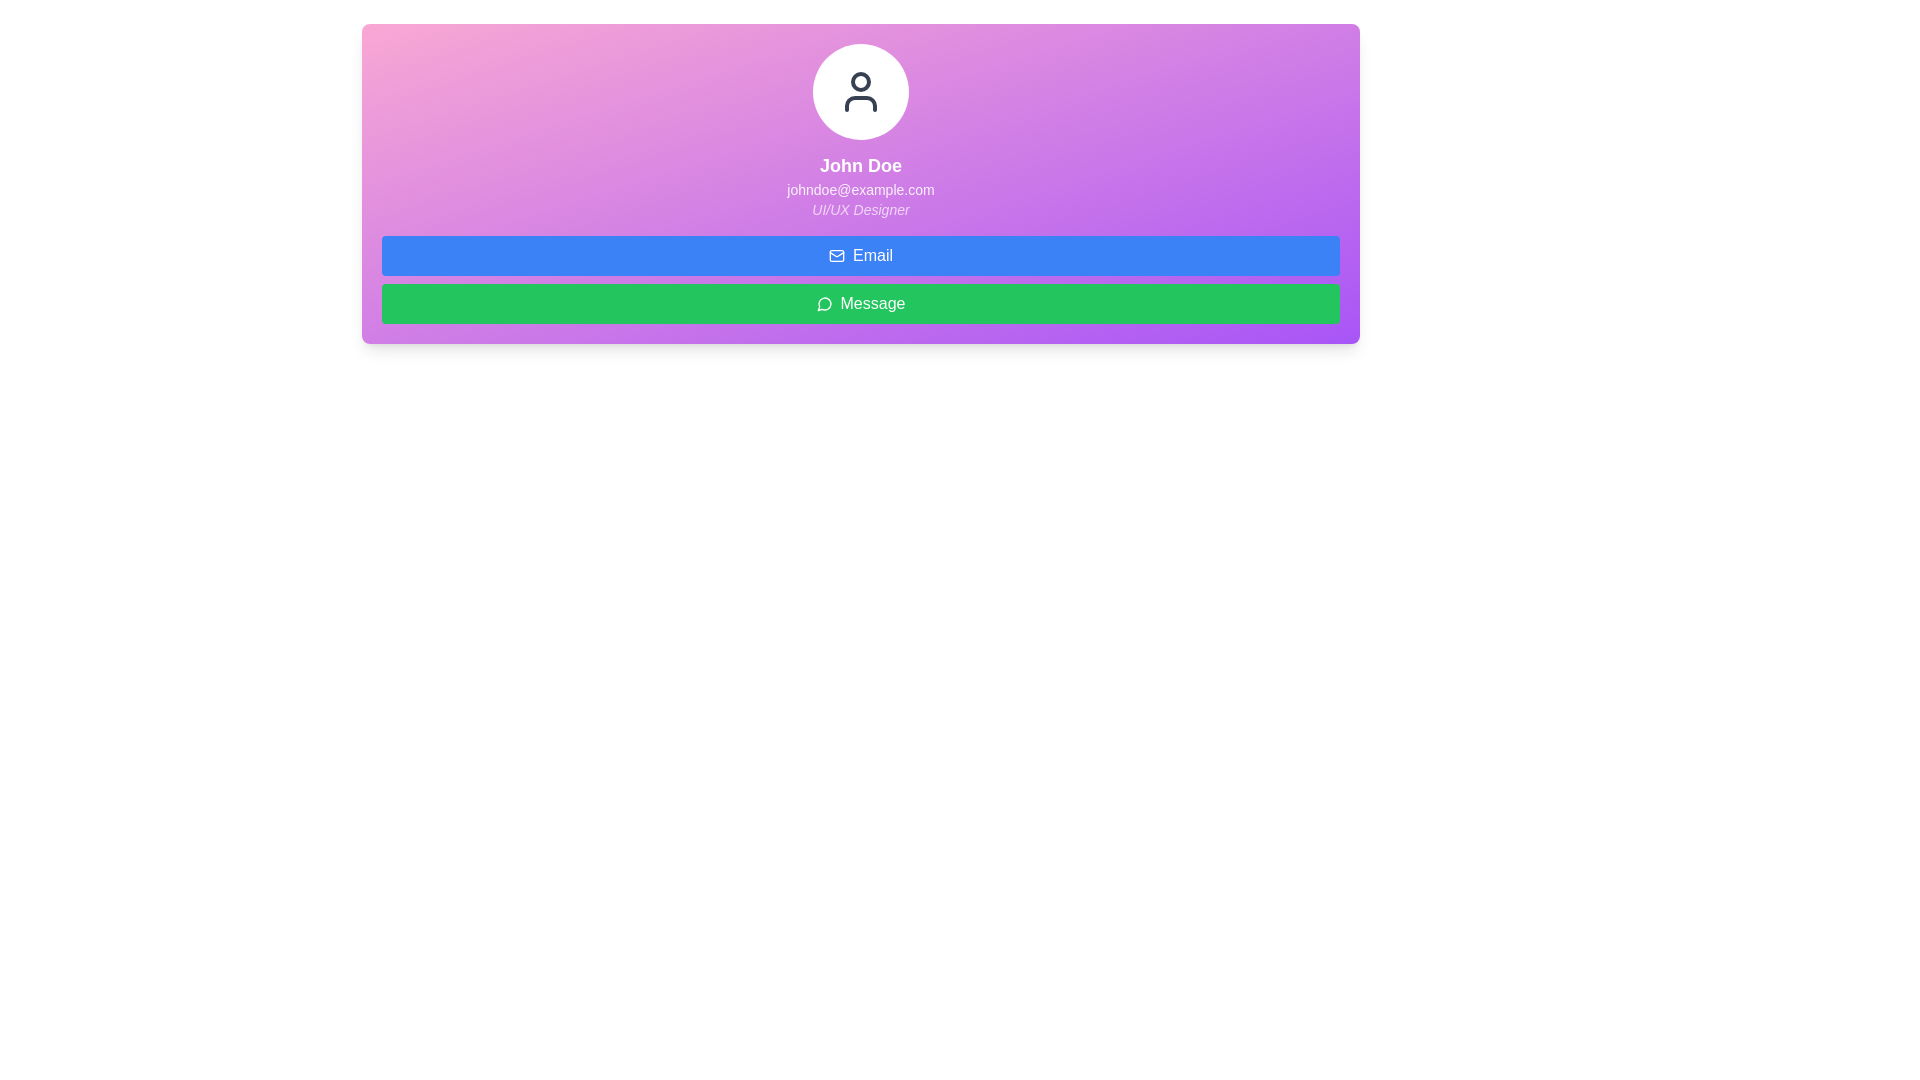  What do you see at coordinates (860, 92) in the screenshot?
I see `the user icon represented by a circular head and body, styled in gray and located within a white rounded background at the top-center of the interface` at bounding box center [860, 92].